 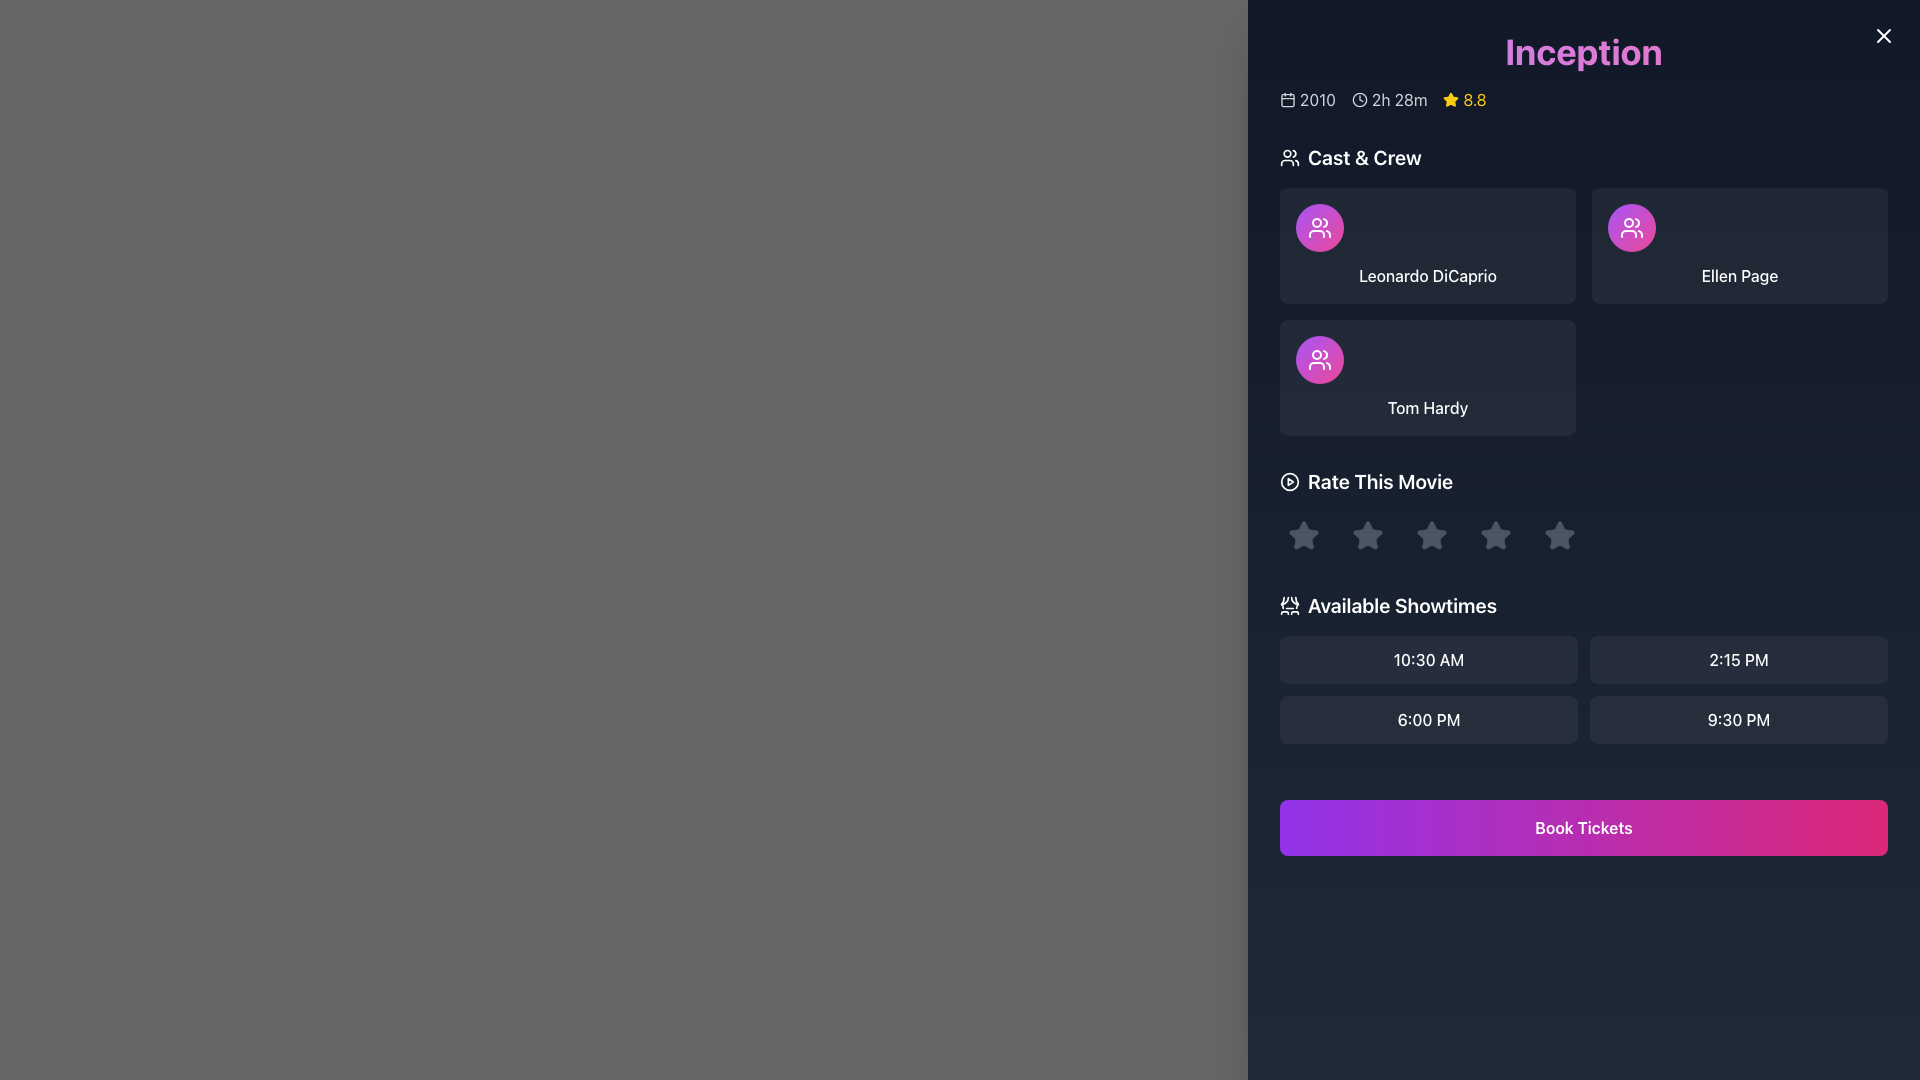 I want to click on the icon representing the cast member 'Ellen Page' in the 'Cast & Crew' section, so click(x=1632, y=226).